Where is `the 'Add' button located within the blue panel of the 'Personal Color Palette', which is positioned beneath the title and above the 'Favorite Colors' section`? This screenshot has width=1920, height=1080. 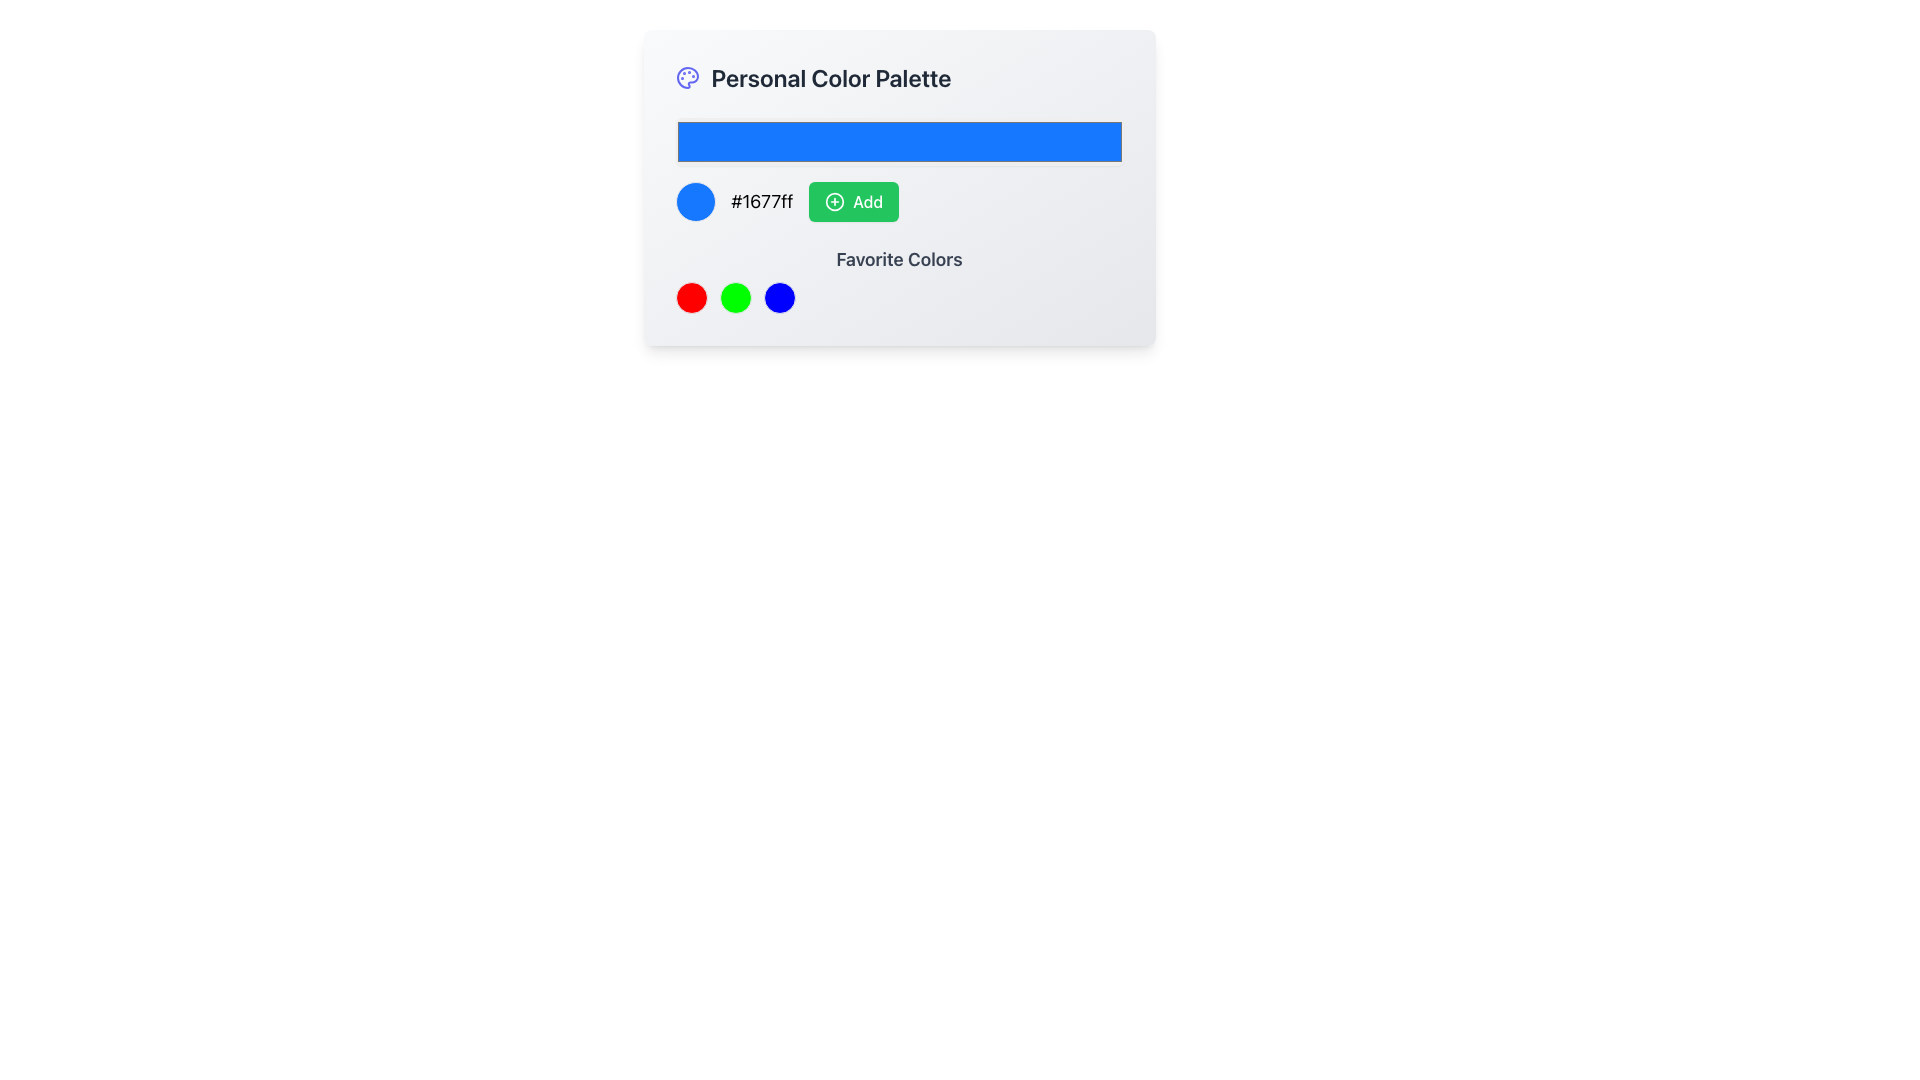
the 'Add' button located within the blue panel of the 'Personal Color Palette', which is positioned beneath the title and above the 'Favorite Colors' section is located at coordinates (898, 168).